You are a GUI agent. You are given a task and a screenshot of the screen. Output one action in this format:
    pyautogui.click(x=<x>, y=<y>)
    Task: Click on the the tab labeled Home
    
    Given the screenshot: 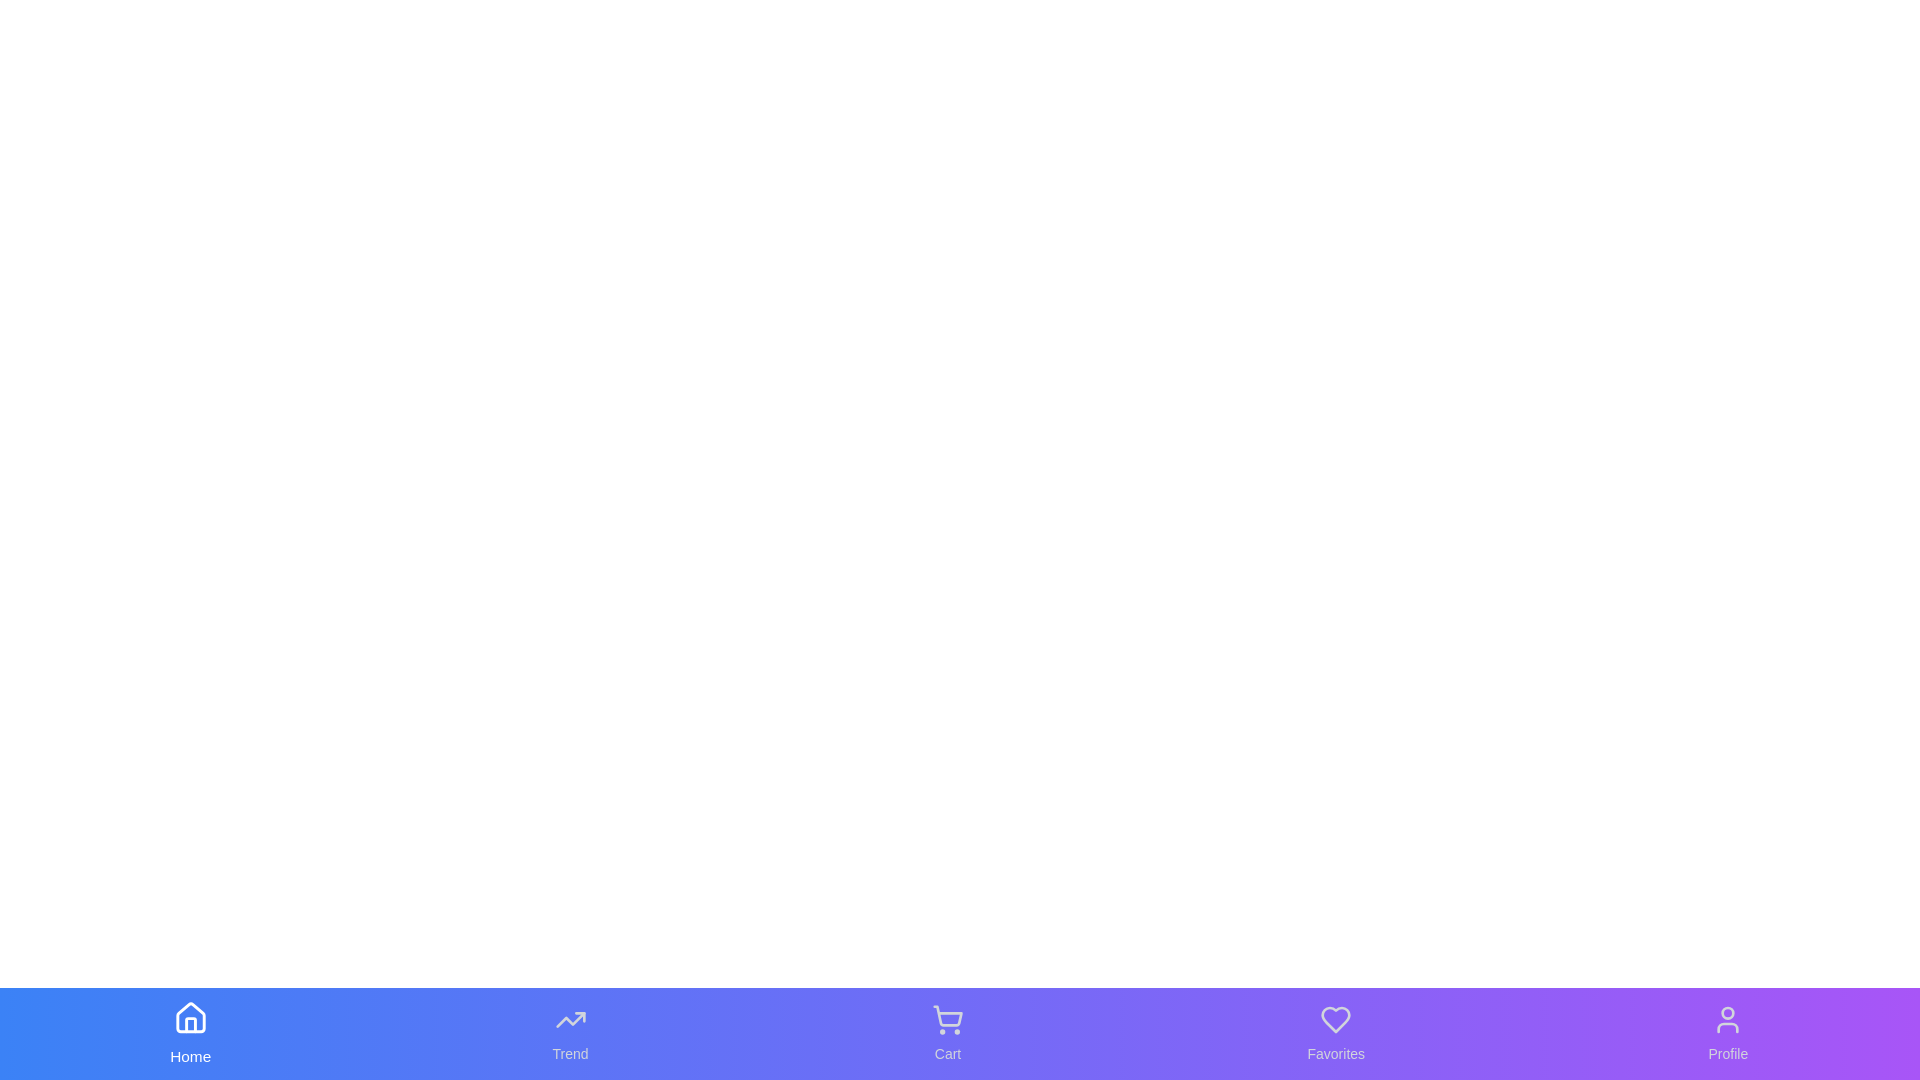 What is the action you would take?
    pyautogui.click(x=190, y=1033)
    